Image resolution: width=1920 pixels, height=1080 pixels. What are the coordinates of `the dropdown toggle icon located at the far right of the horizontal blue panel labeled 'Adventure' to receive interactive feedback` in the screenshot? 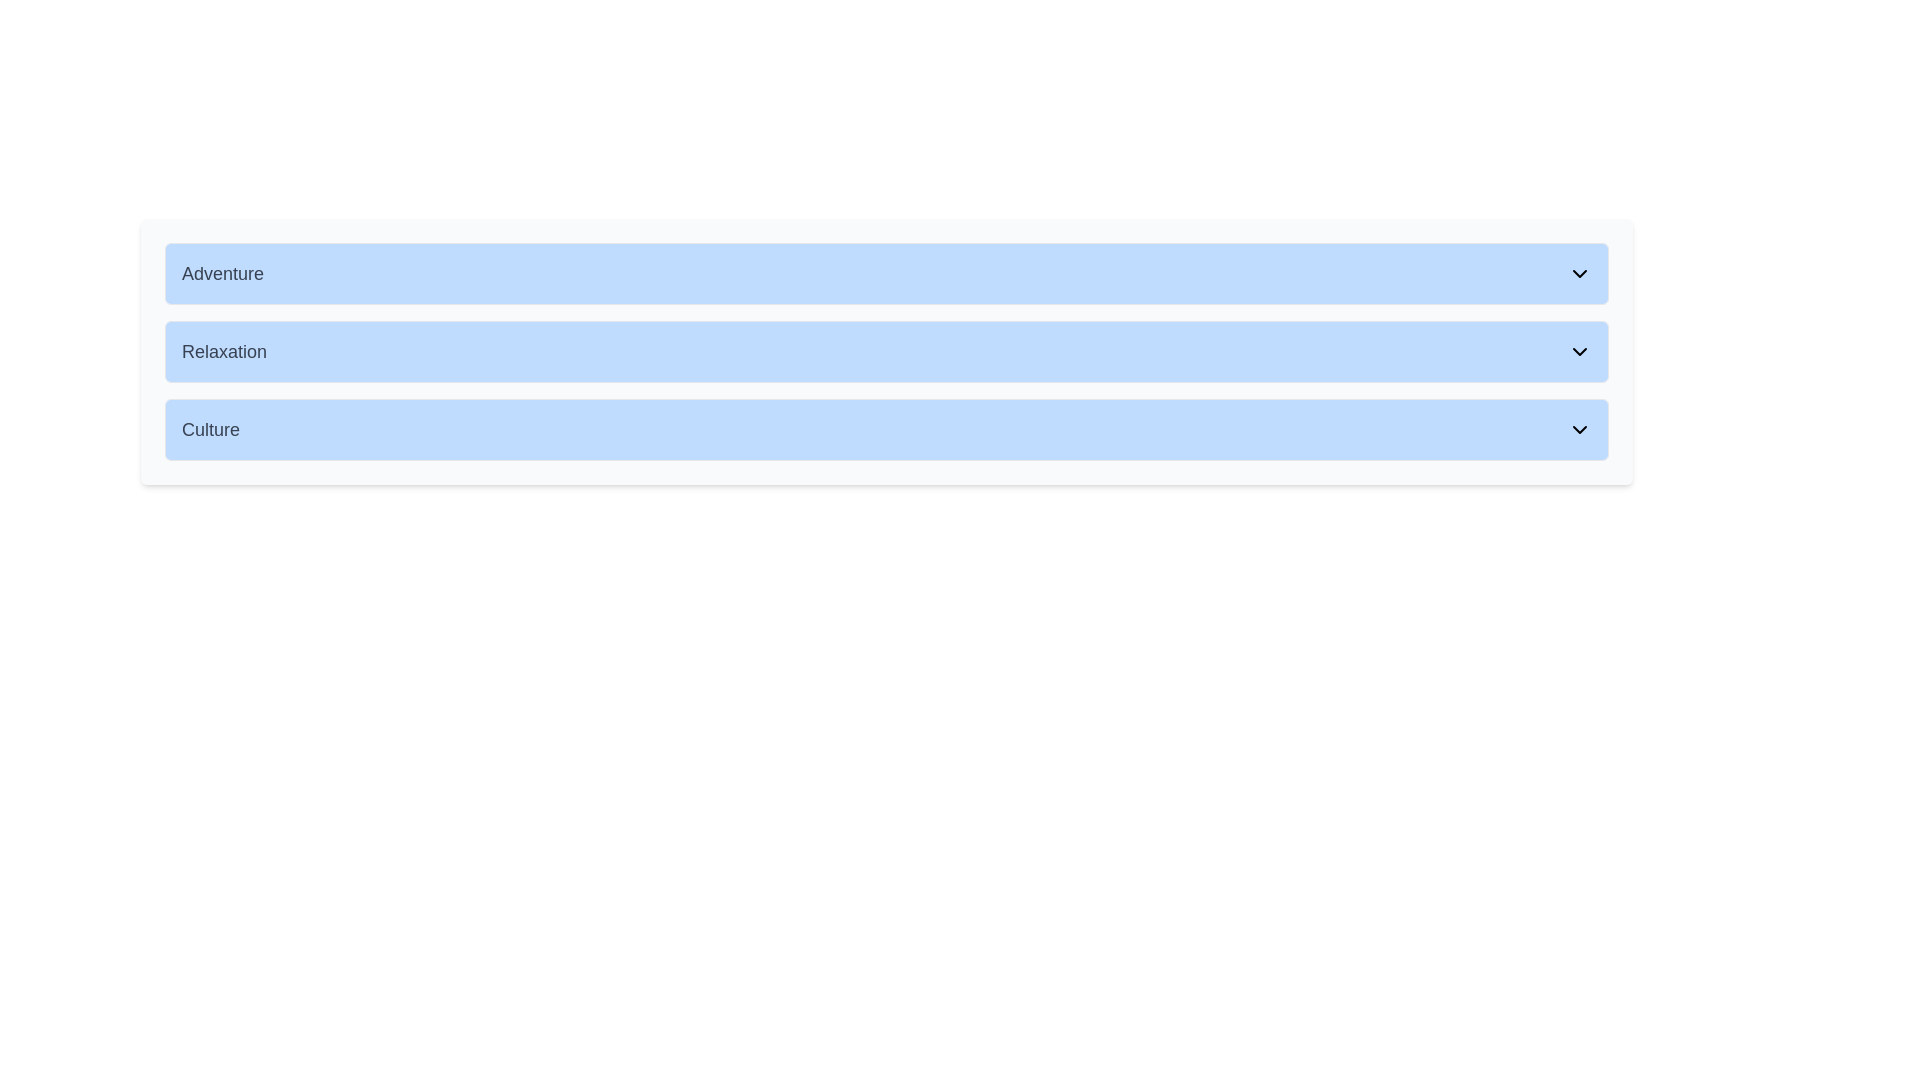 It's located at (1578, 273).